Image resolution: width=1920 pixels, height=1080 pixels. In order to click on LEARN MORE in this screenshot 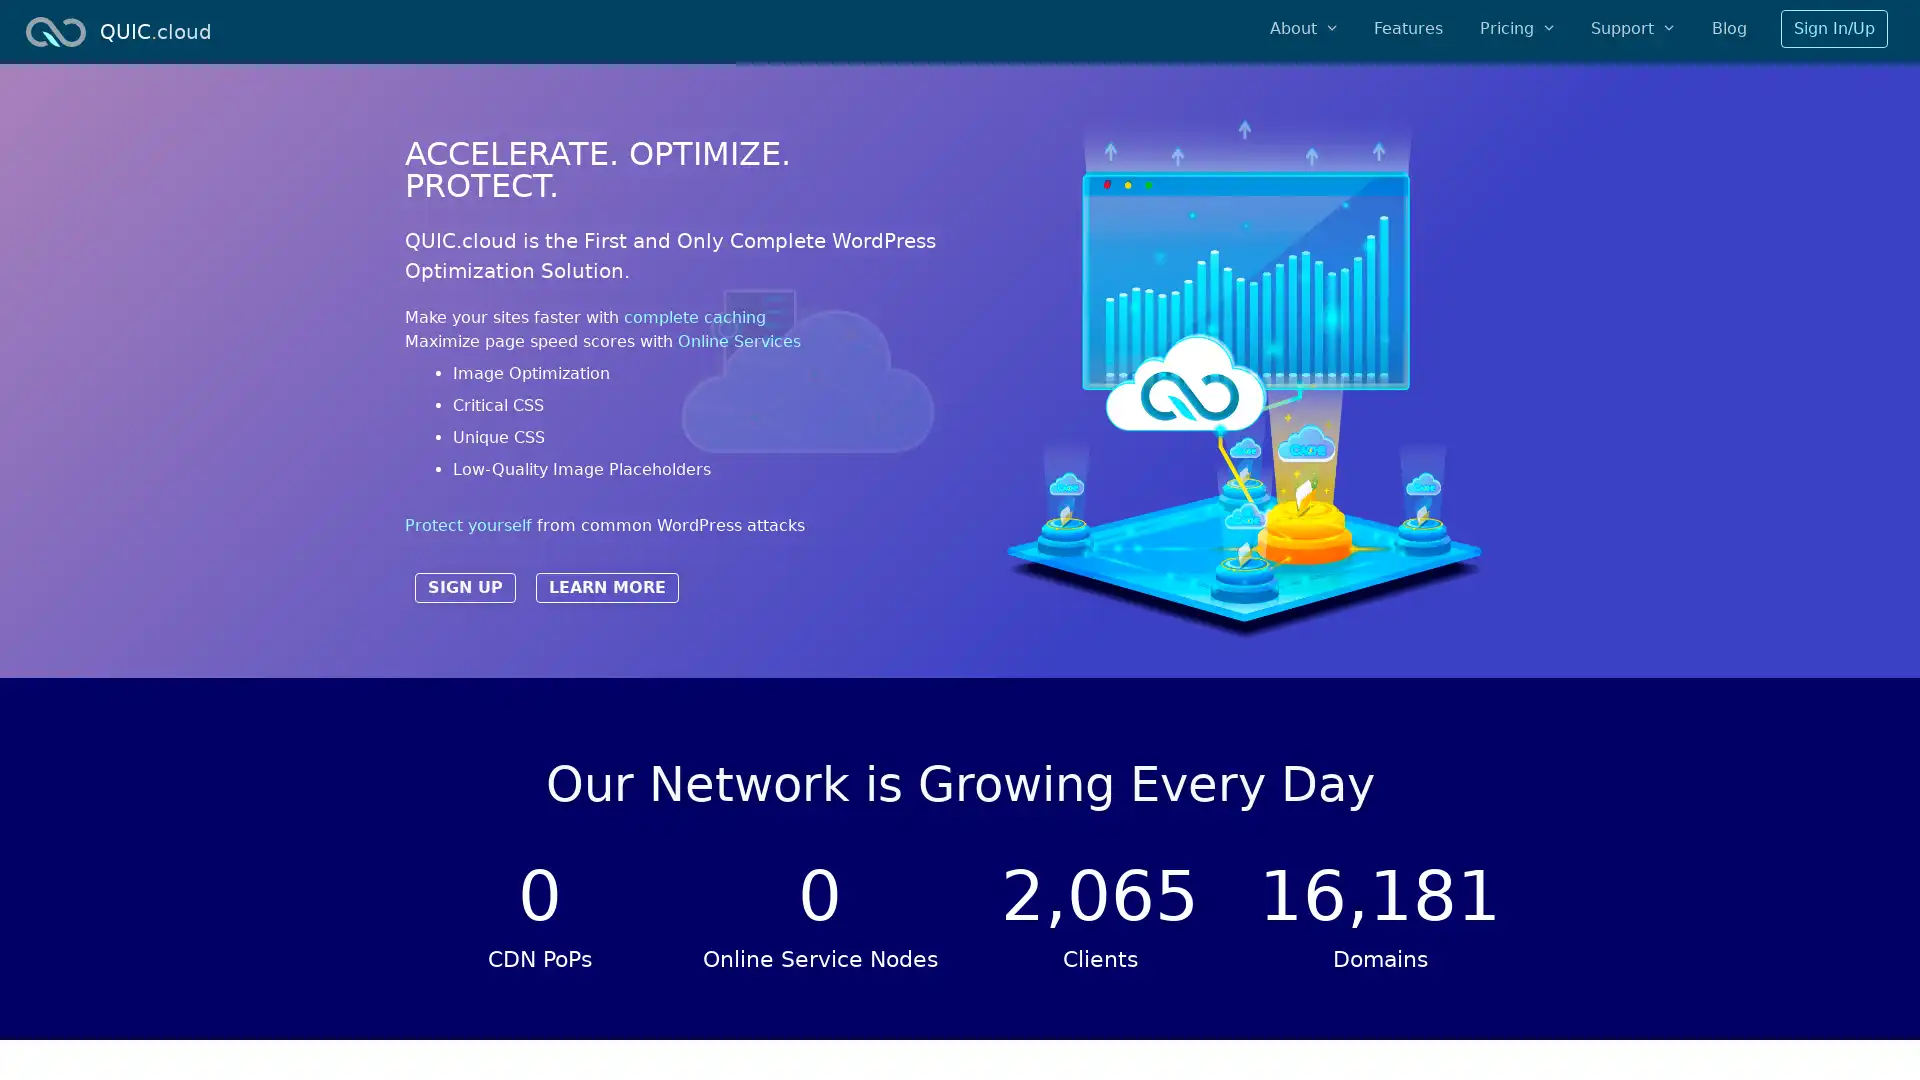, I will do `click(606, 586)`.